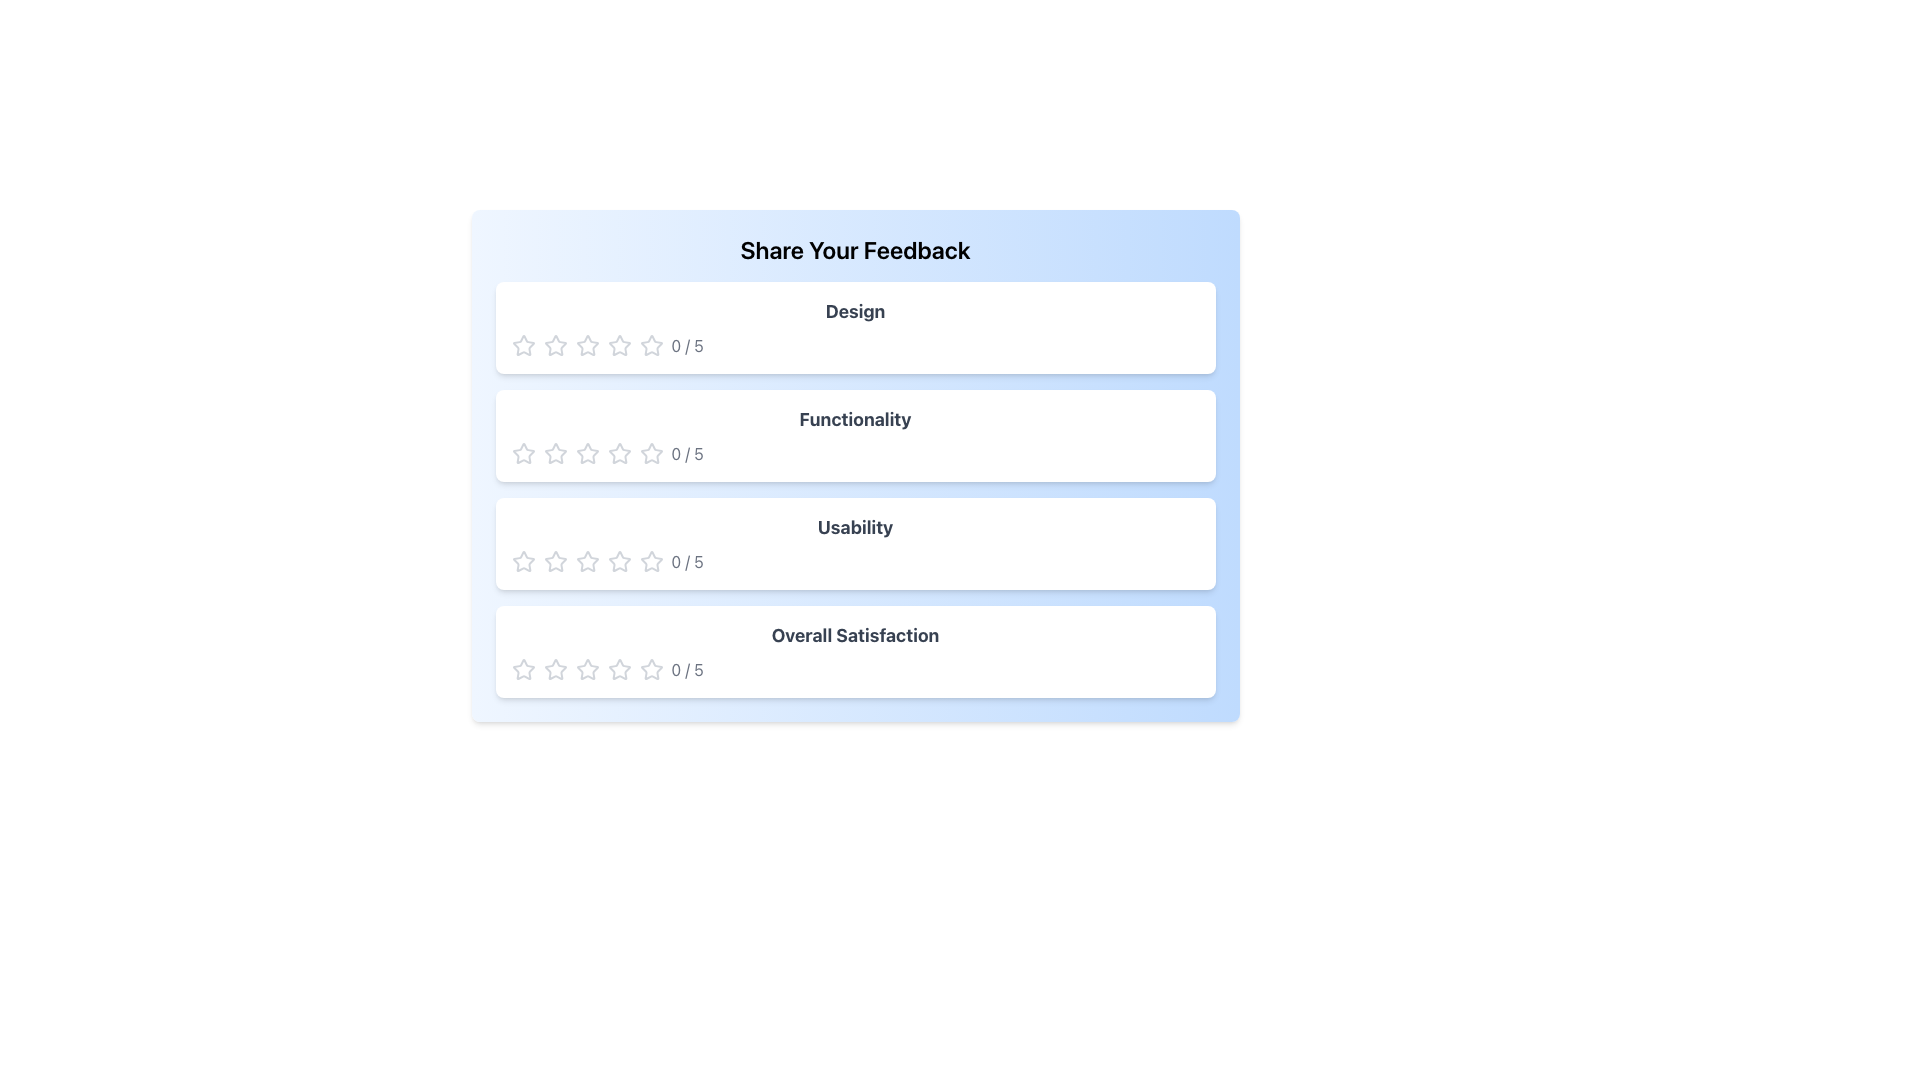  I want to click on the first (leftmost) hollow star icon in the 'Overall Satisfaction' rating row, so click(586, 669).